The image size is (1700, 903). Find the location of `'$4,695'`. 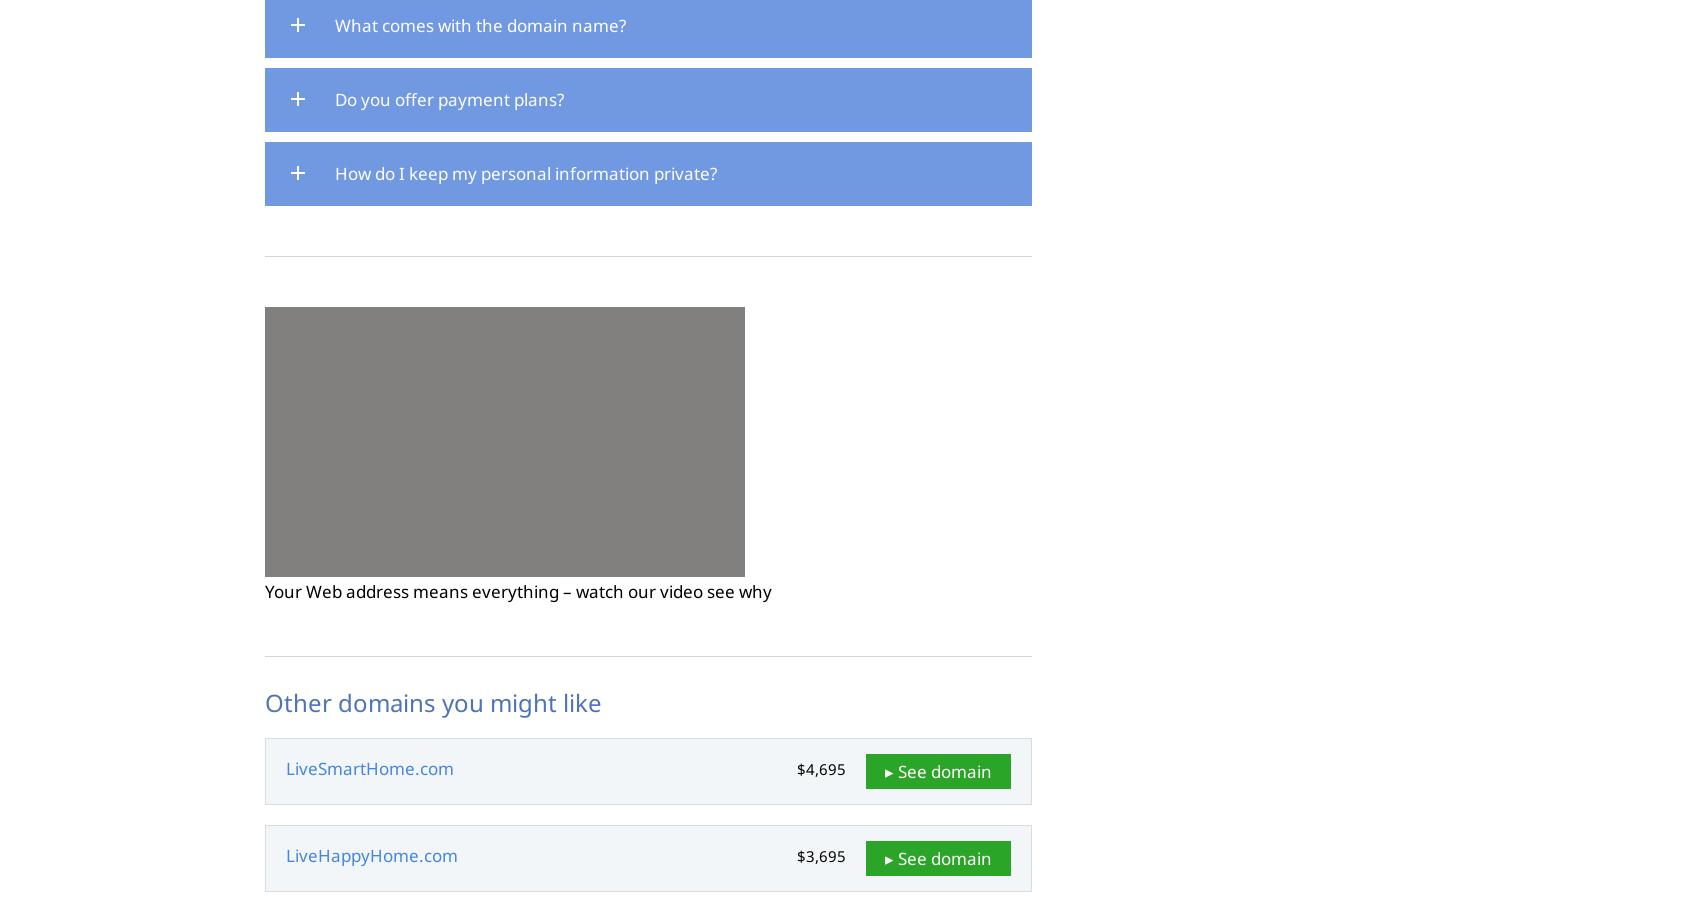

'$4,695' is located at coordinates (820, 768).